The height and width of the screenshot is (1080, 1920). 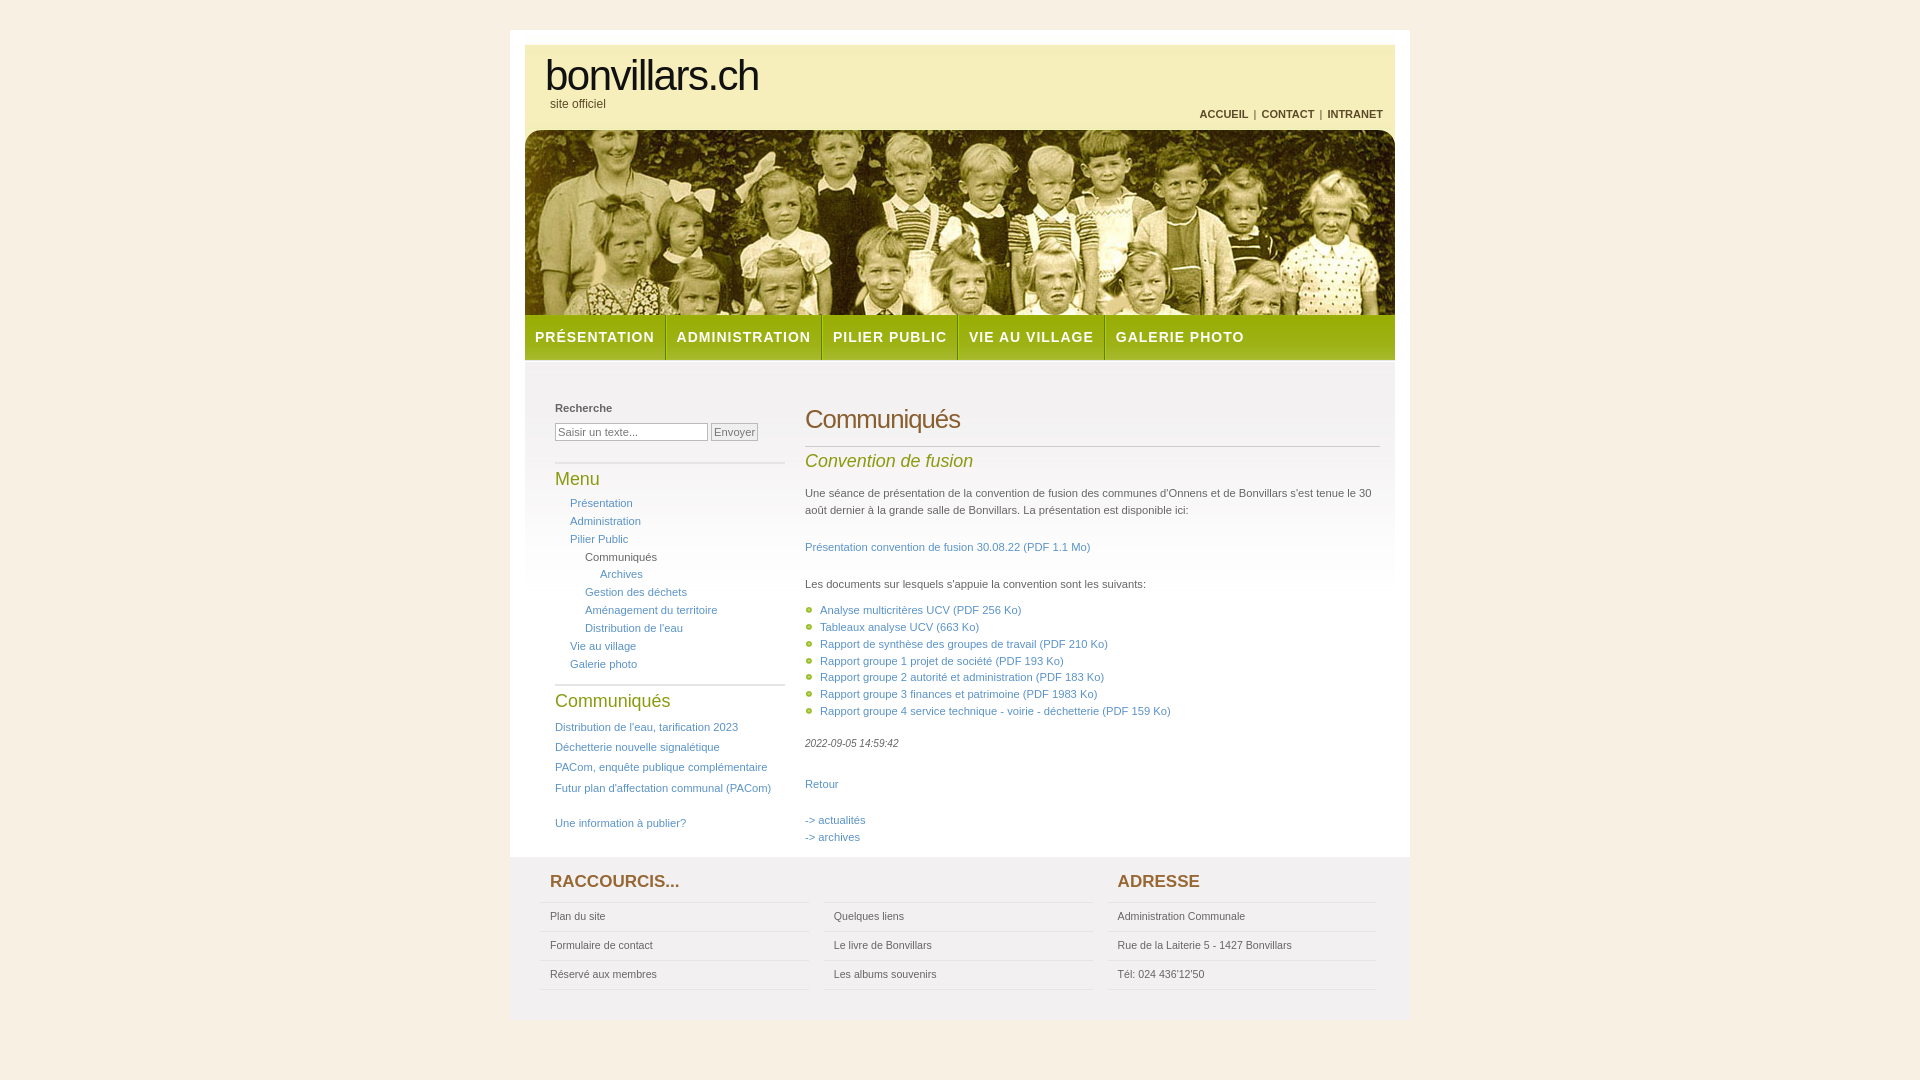 I want to click on 'Rue de la Laiterie 5 - 1427 Bonvillars', so click(x=1107, y=945).